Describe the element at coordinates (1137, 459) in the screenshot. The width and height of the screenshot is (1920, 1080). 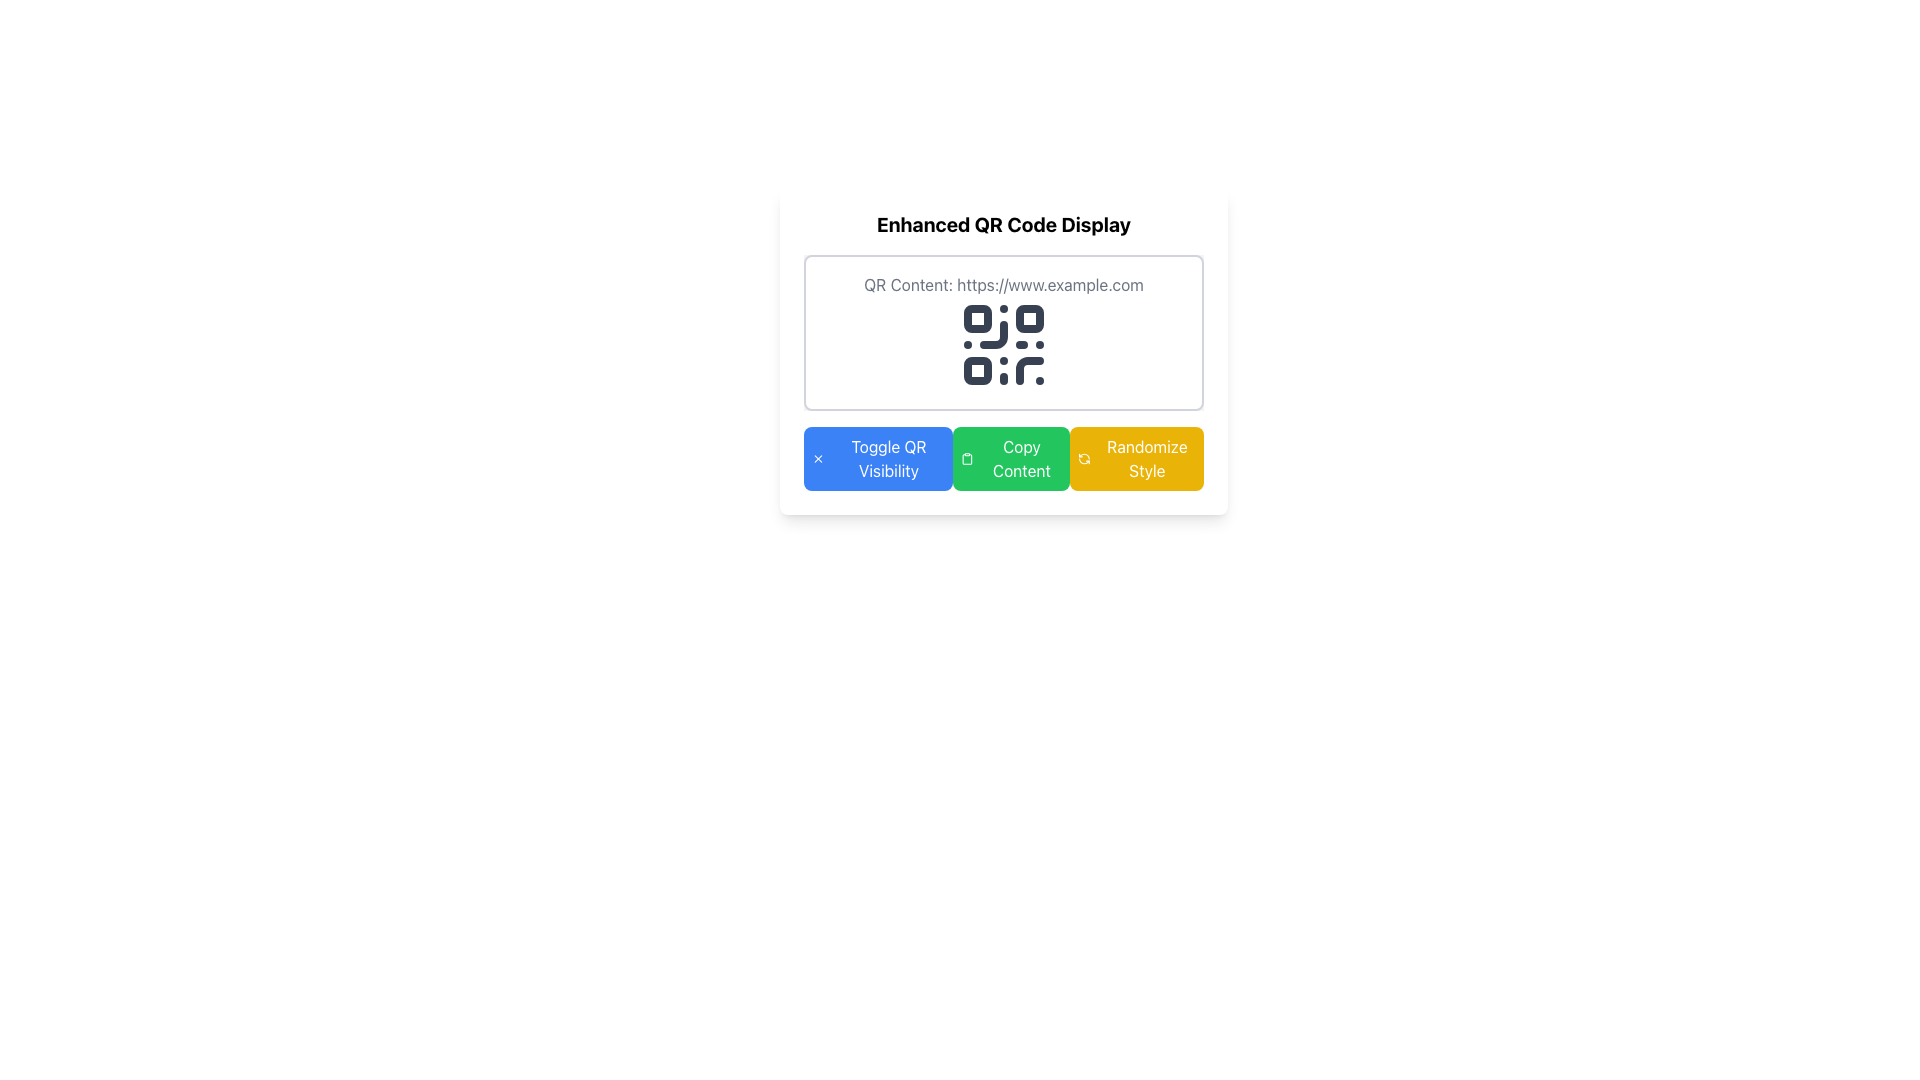
I see `the 'Randomize Style' button, which is the third button in the sequence located at the bottom of the interface` at that location.